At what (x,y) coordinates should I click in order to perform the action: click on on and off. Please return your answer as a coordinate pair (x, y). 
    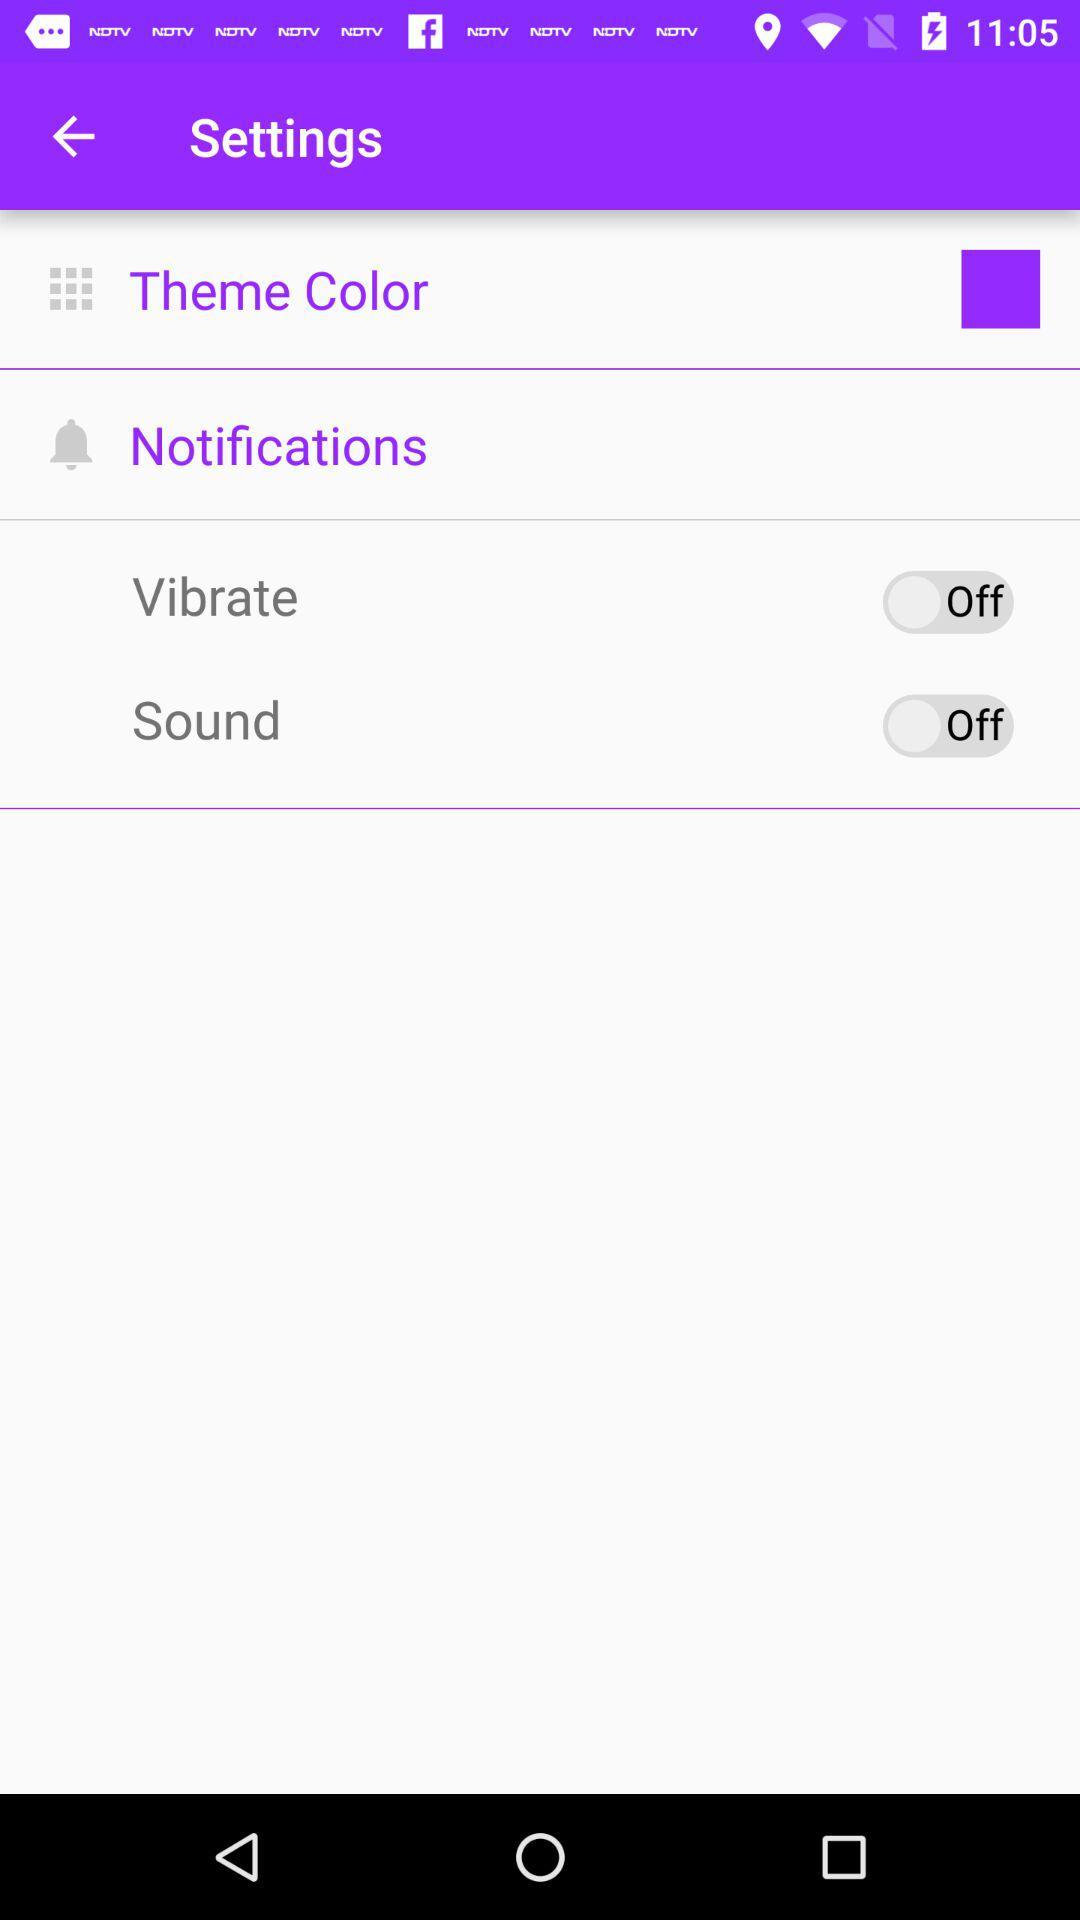
    Looking at the image, I should click on (947, 724).